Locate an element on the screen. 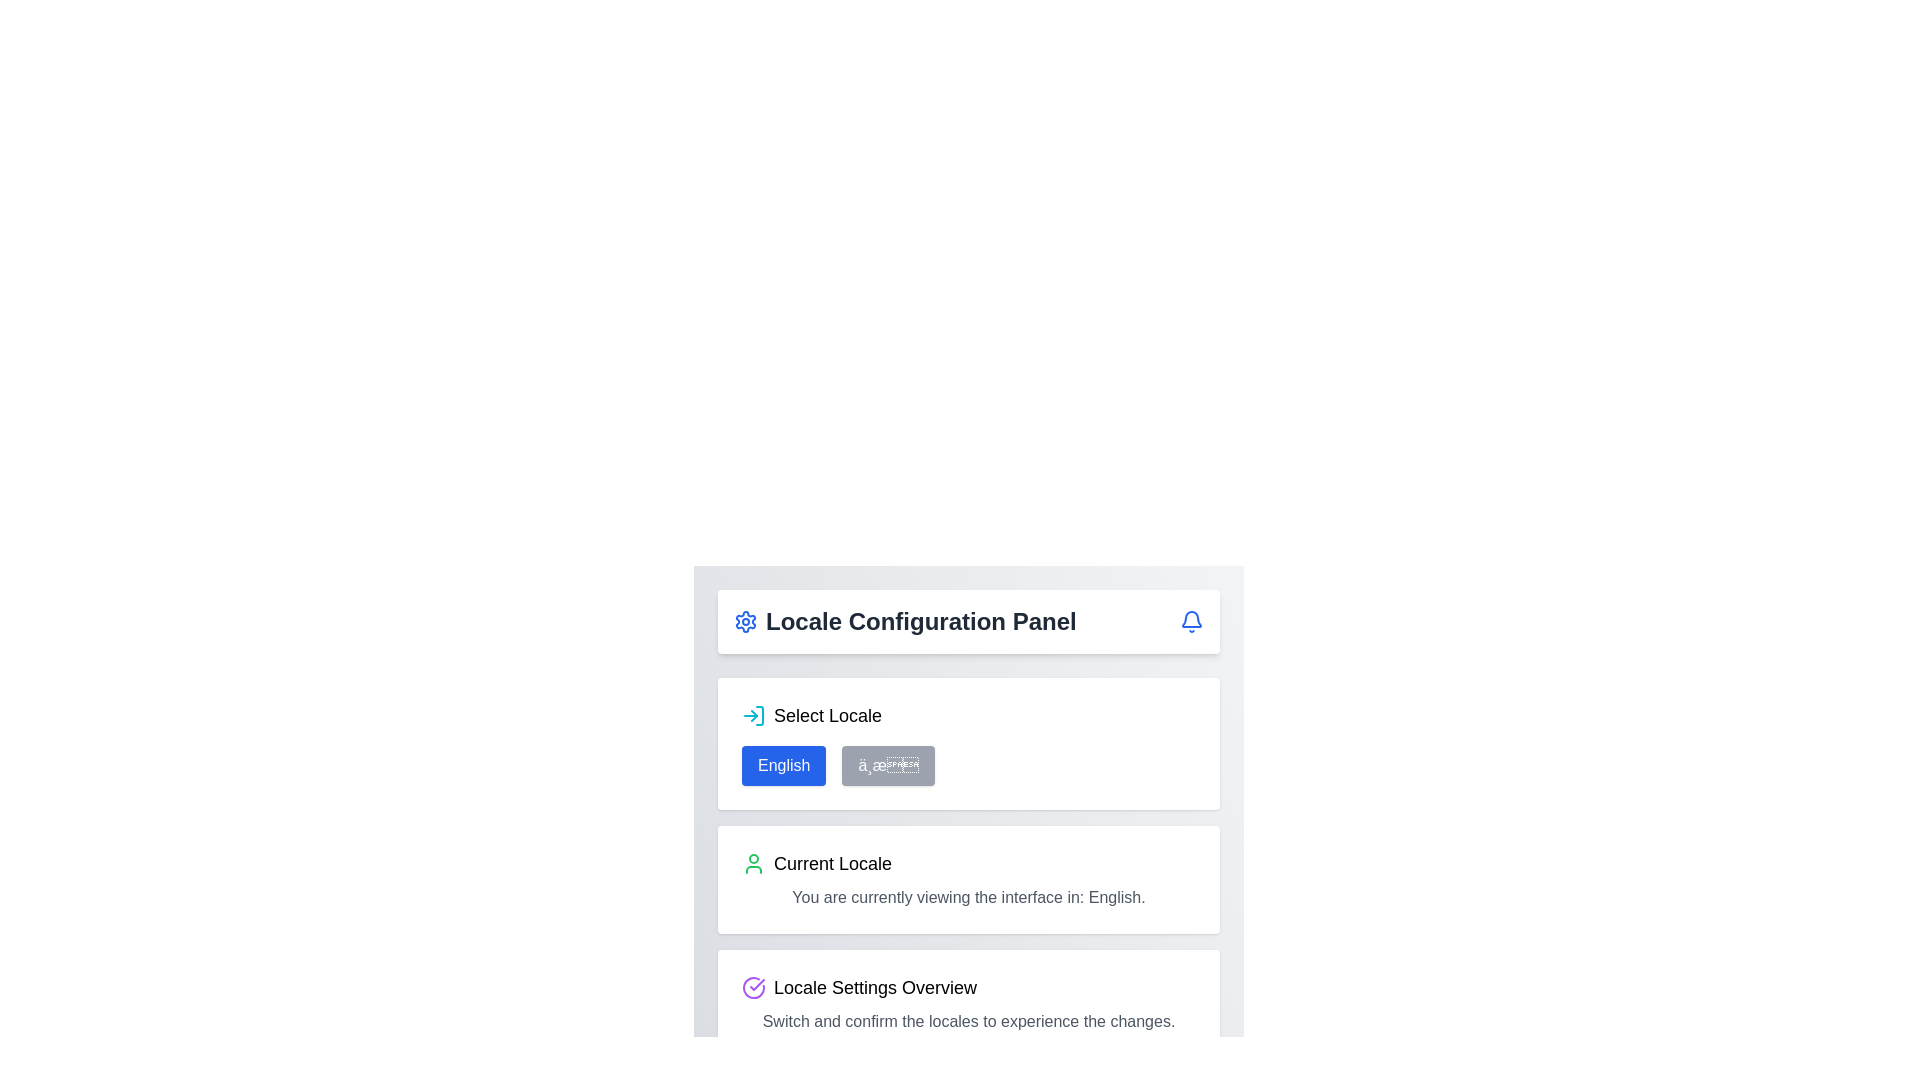 This screenshot has height=1080, width=1920. the blue gear icon located at the top-left corner of the header labeled 'Locale Configuration Panel' is located at coordinates (744, 620).